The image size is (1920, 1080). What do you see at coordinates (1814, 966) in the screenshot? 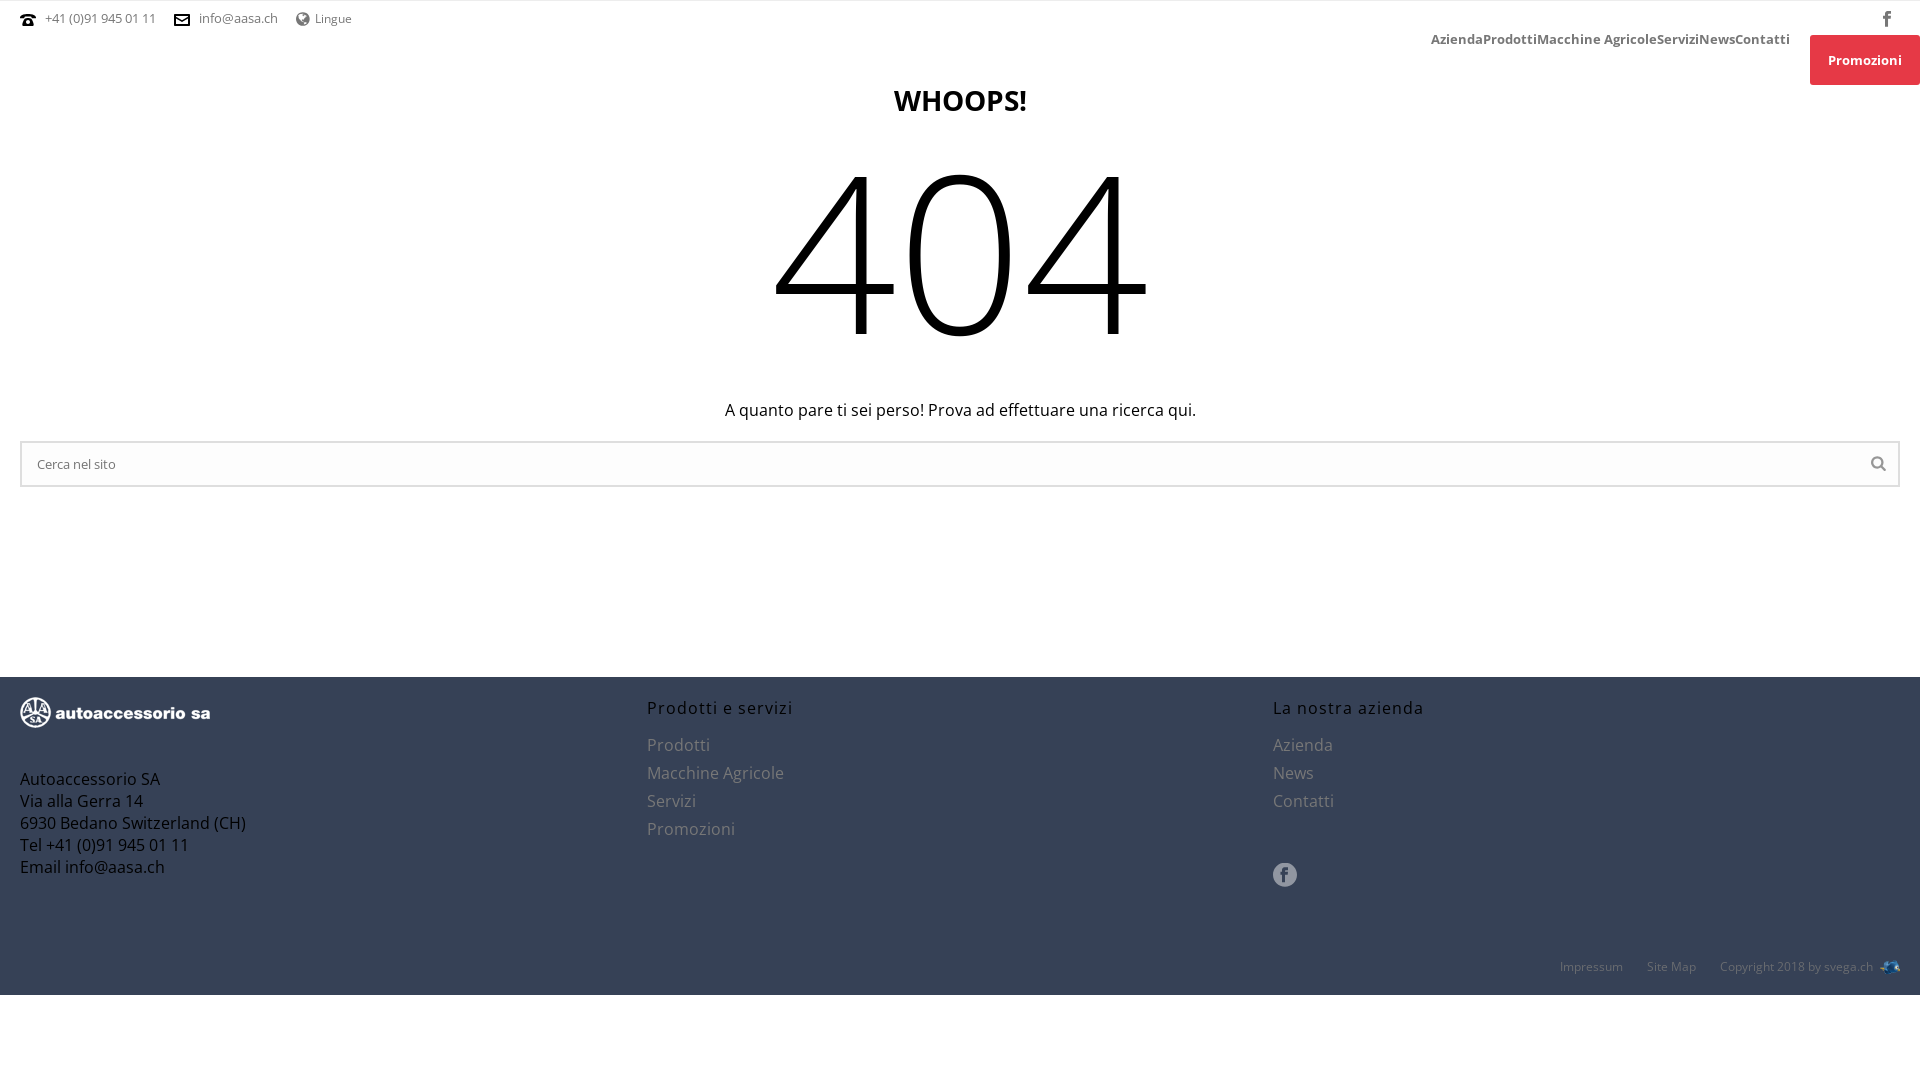
I see `'Copyright 2018 by svega.ch'` at bounding box center [1814, 966].